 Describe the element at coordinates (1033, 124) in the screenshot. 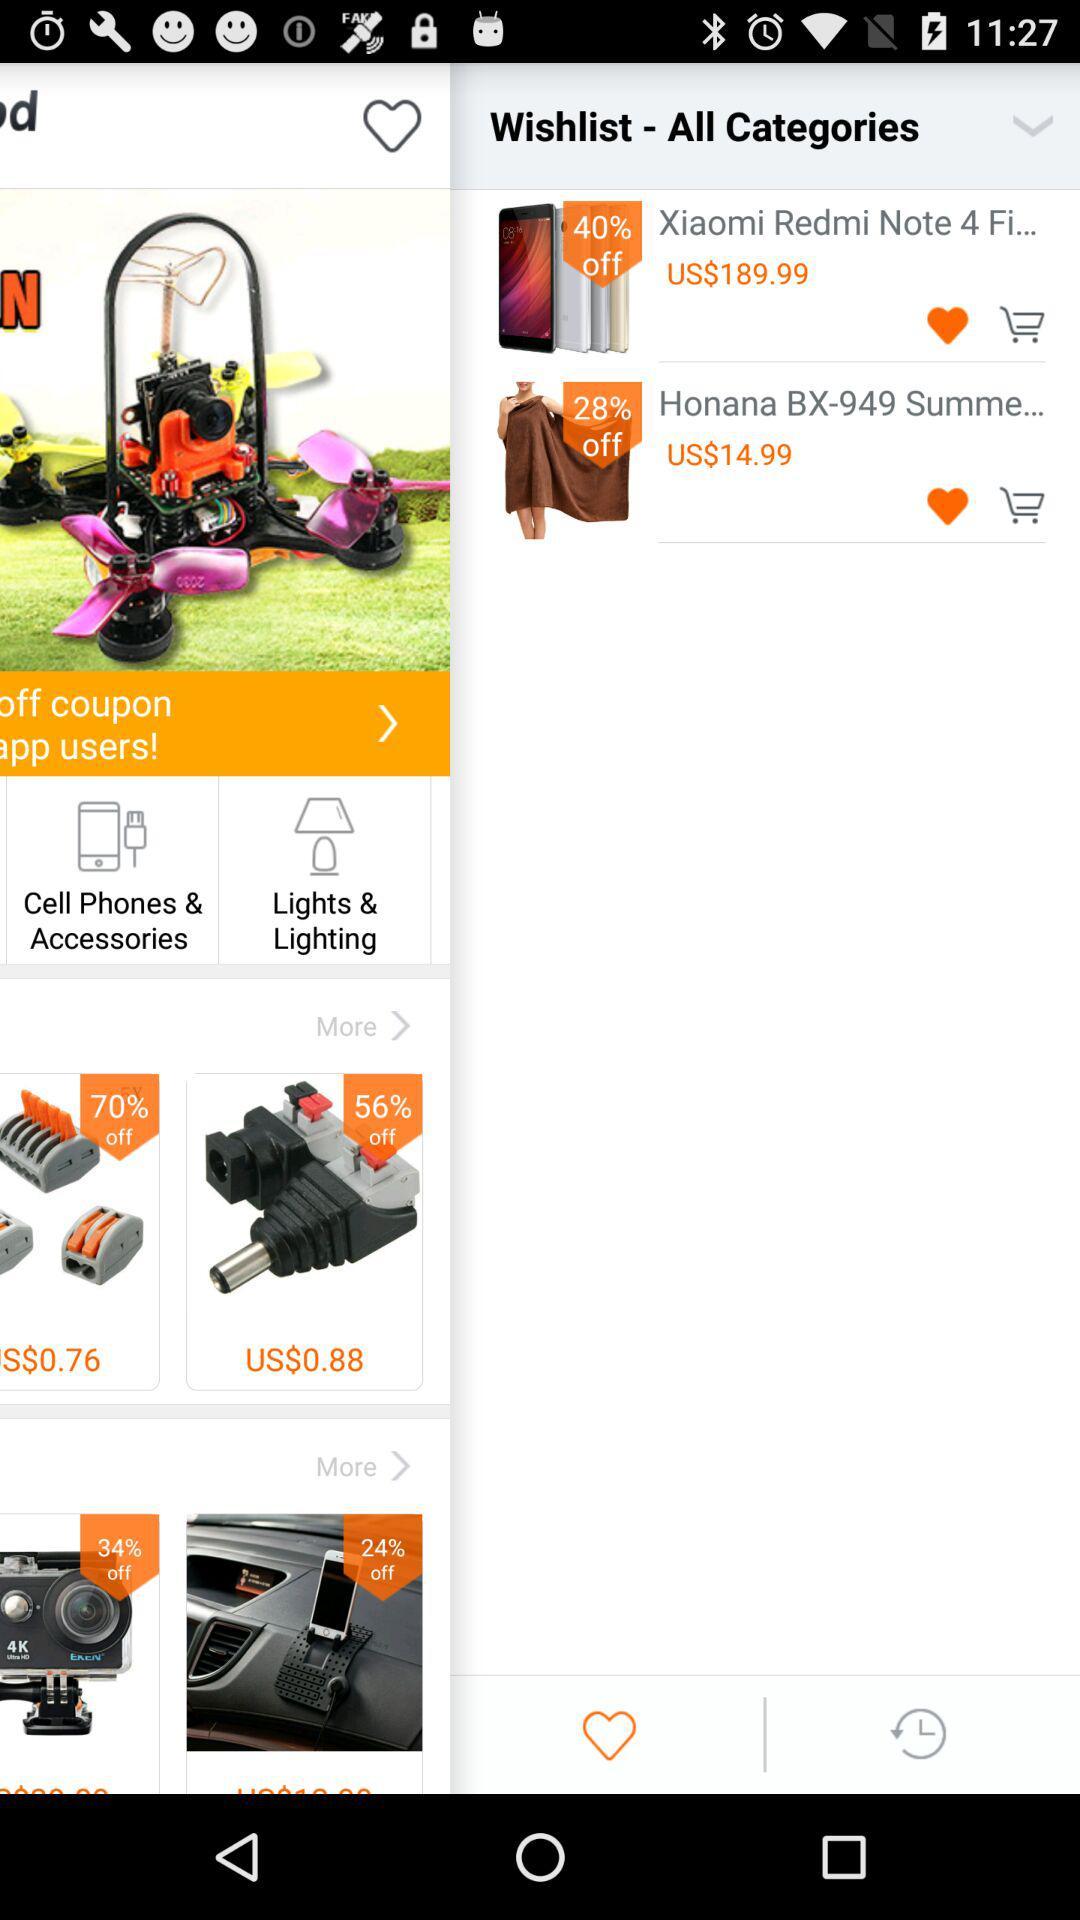

I see `open wishlist` at that location.